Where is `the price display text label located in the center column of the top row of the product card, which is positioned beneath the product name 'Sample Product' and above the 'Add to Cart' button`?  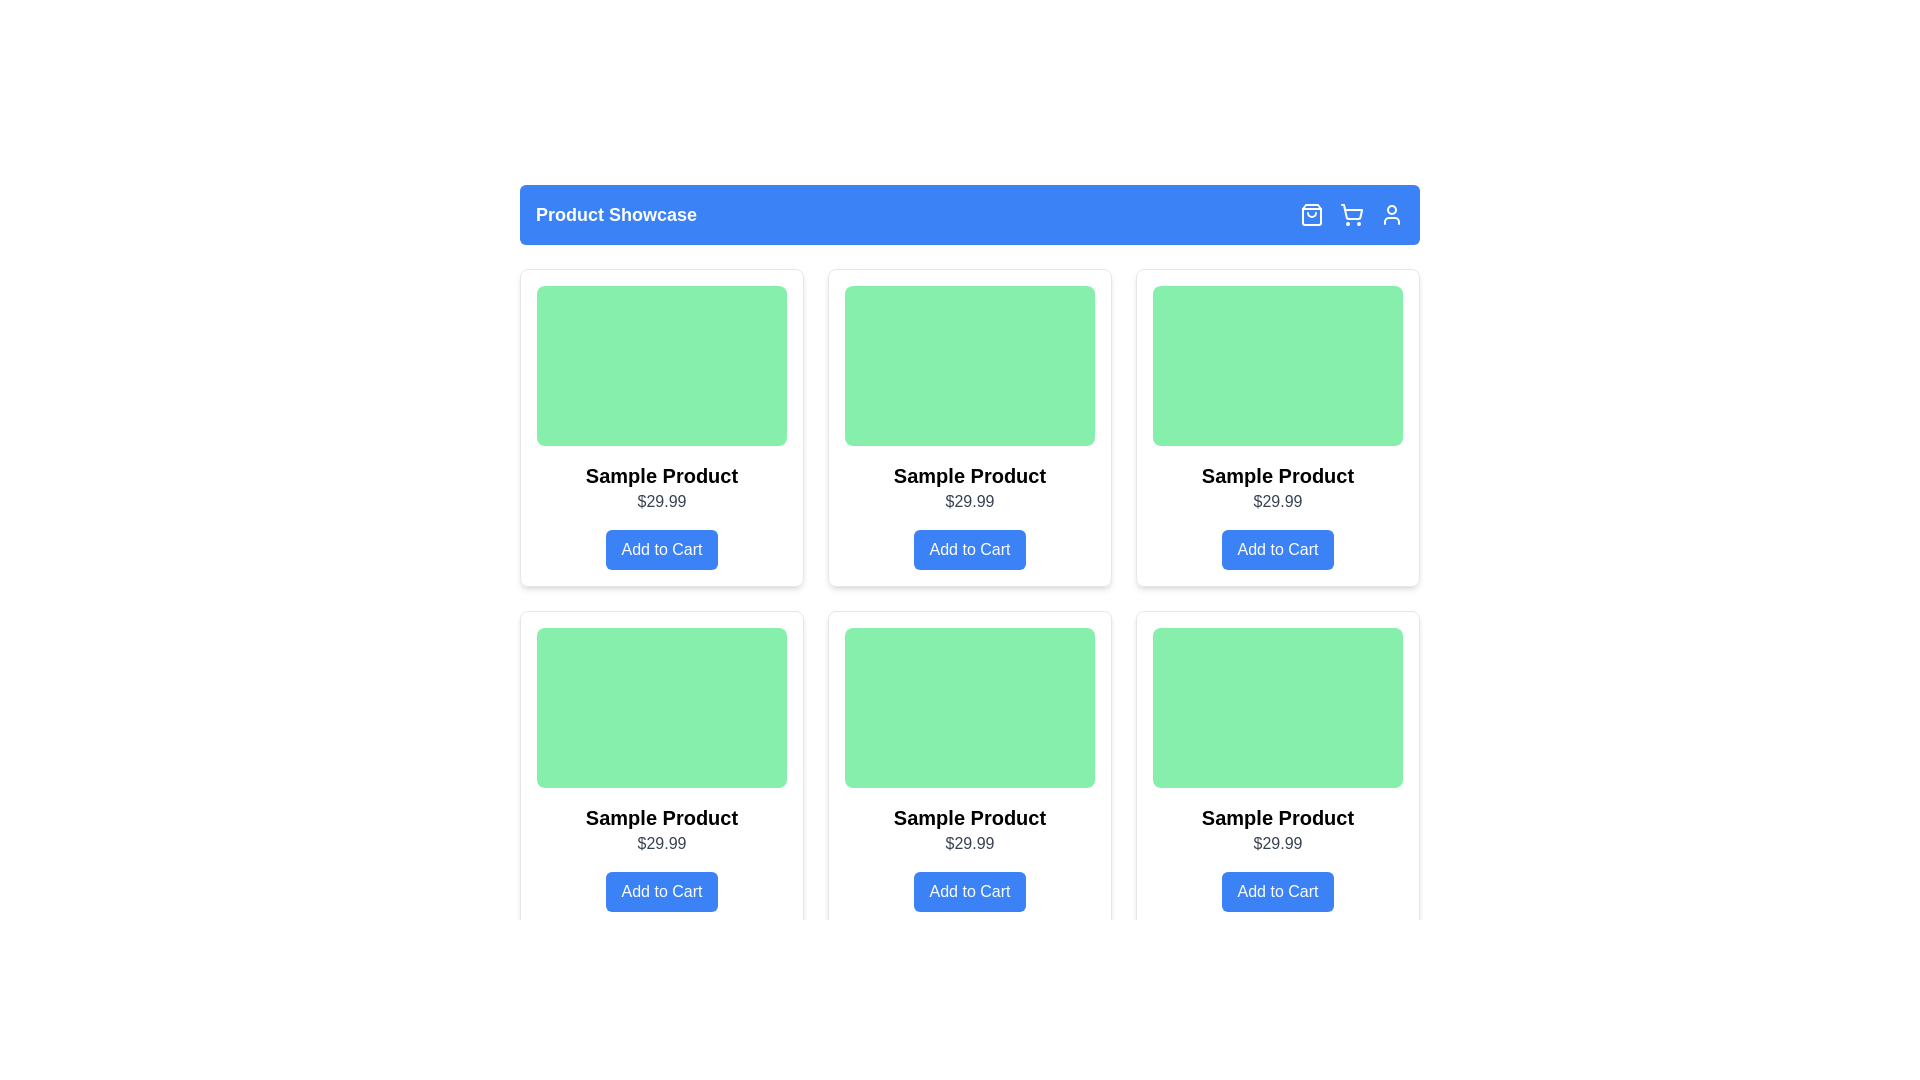
the price display text label located in the center column of the top row of the product card, which is positioned beneath the product name 'Sample Product' and above the 'Add to Cart' button is located at coordinates (969, 500).